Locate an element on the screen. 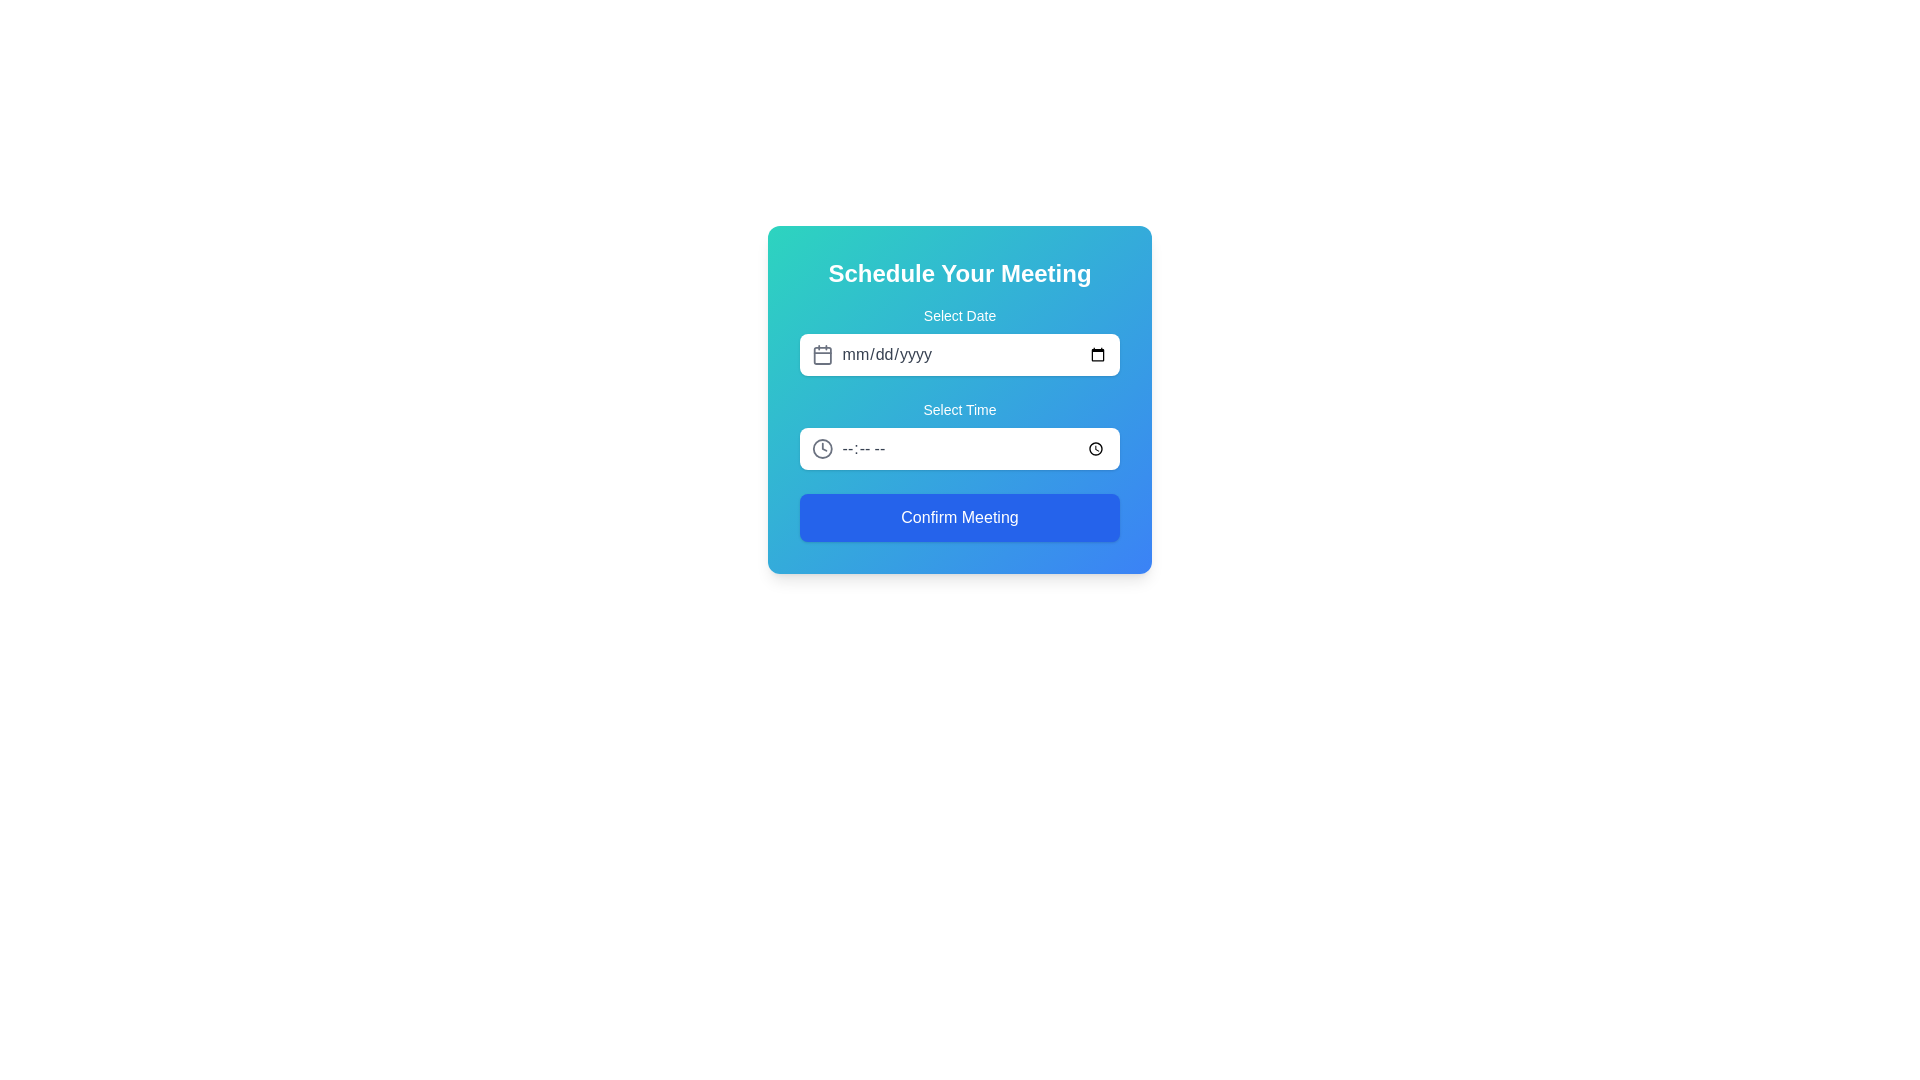  the Time Input Field, which is a rectangular input field with a white background and rounded corners, part of a blue-hued scheduling form, to focus the input is located at coordinates (974, 447).